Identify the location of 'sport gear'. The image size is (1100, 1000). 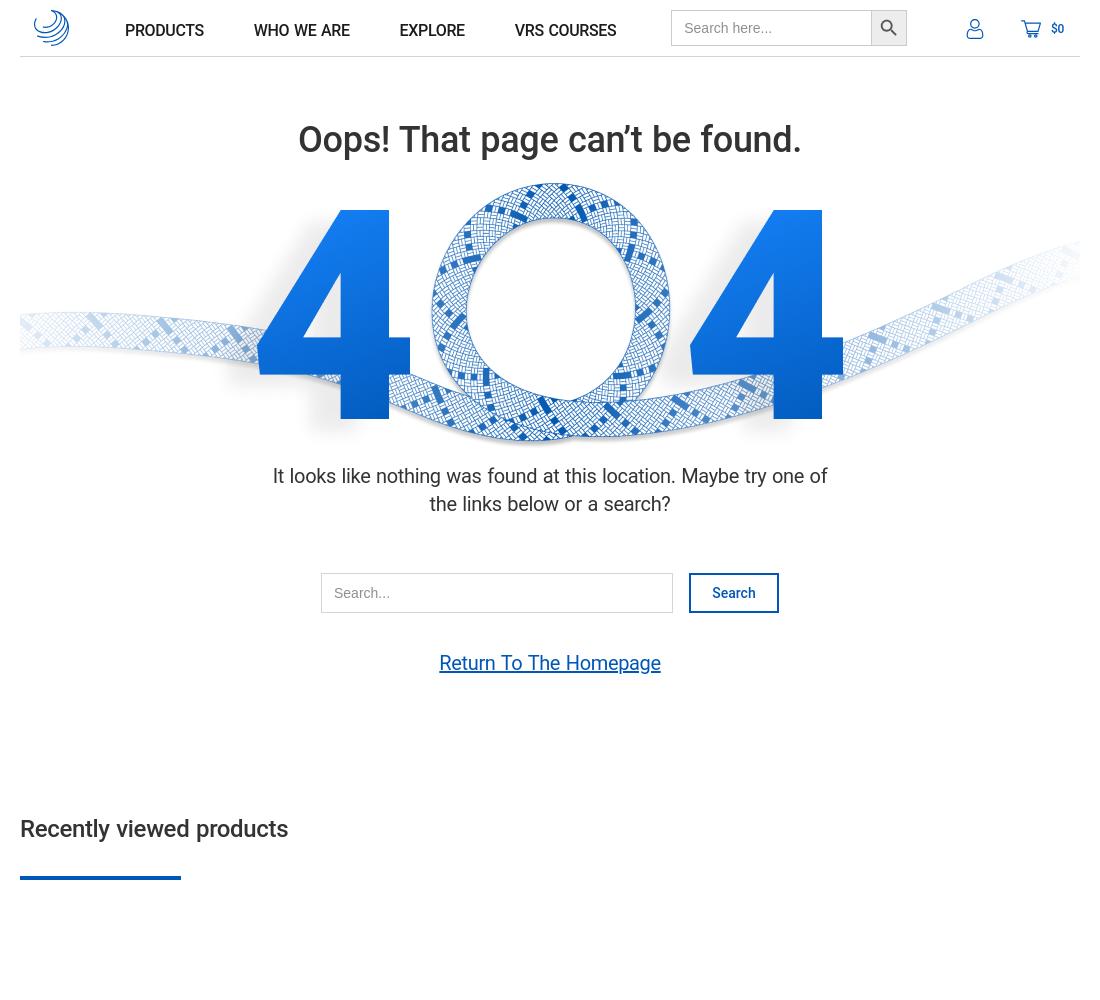
(521, 121).